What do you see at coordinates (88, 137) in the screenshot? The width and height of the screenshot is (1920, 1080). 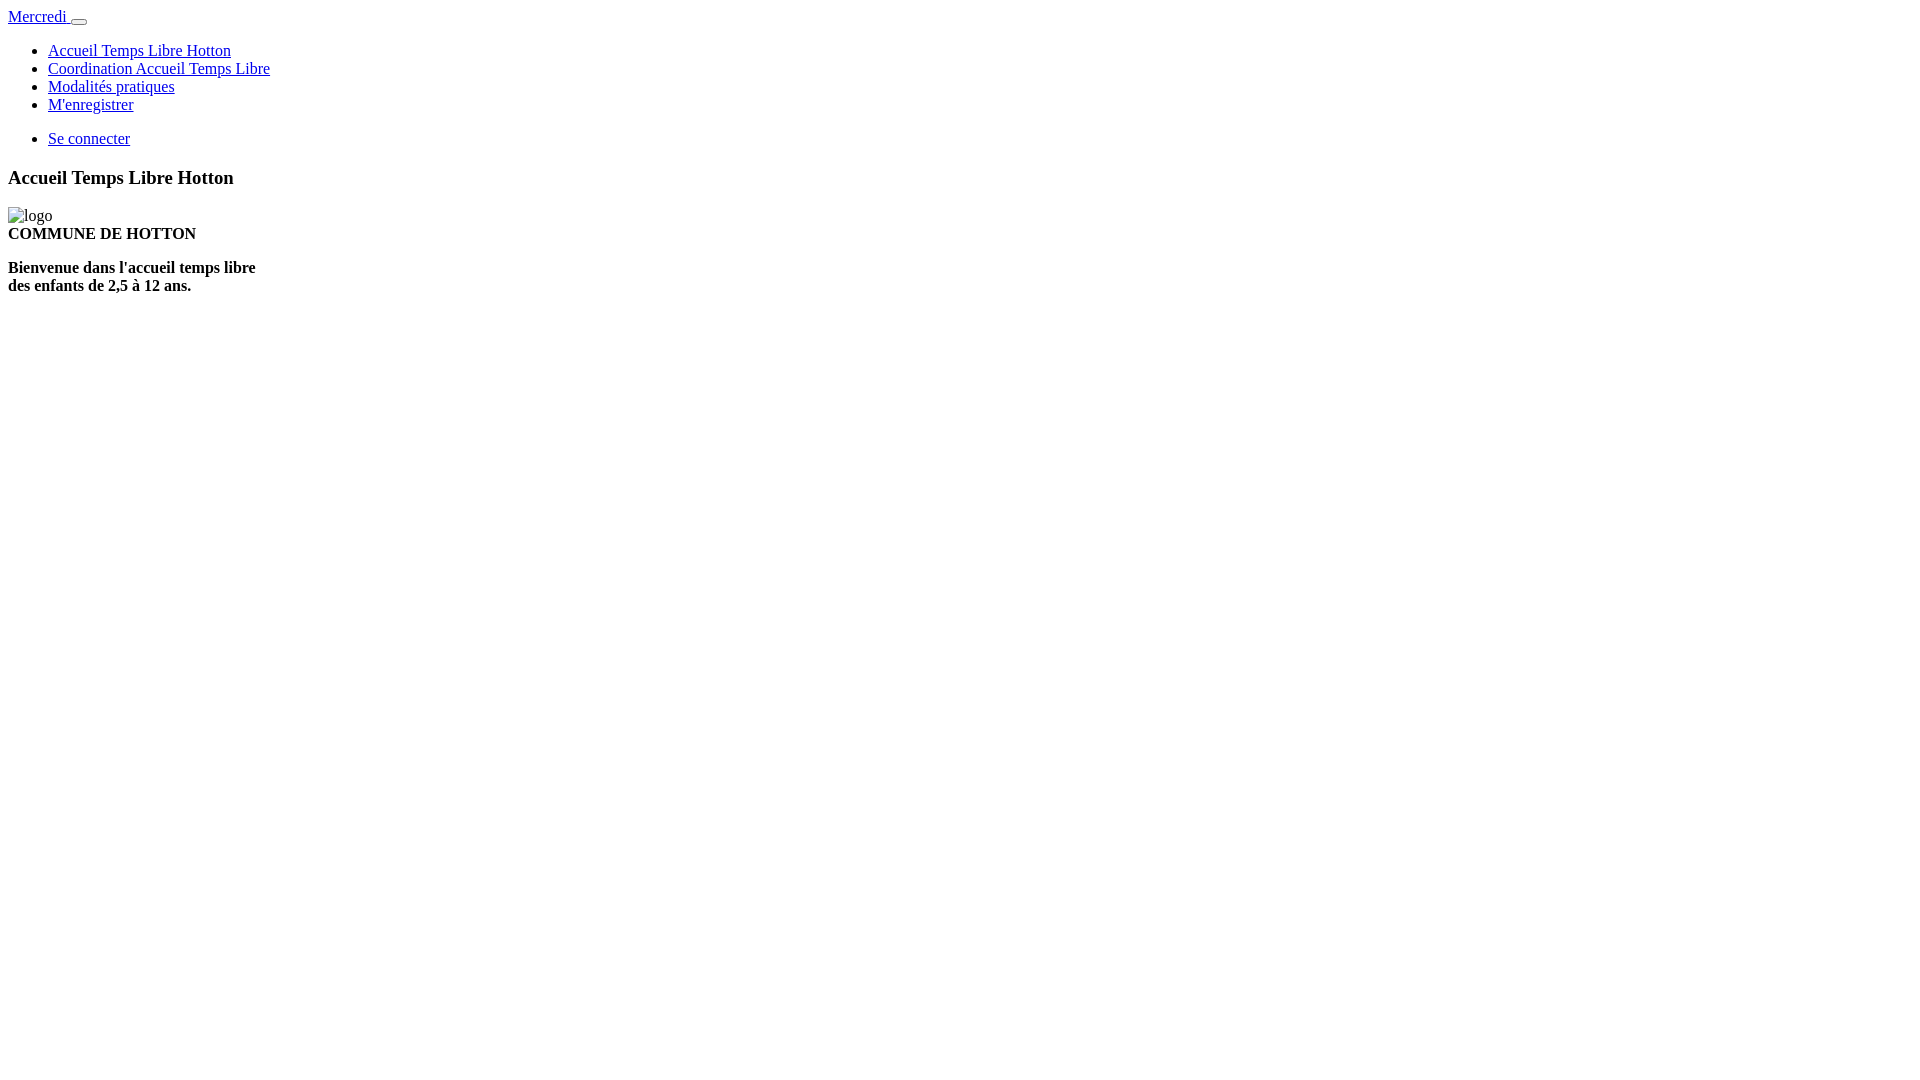 I see `'Se connecter'` at bounding box center [88, 137].